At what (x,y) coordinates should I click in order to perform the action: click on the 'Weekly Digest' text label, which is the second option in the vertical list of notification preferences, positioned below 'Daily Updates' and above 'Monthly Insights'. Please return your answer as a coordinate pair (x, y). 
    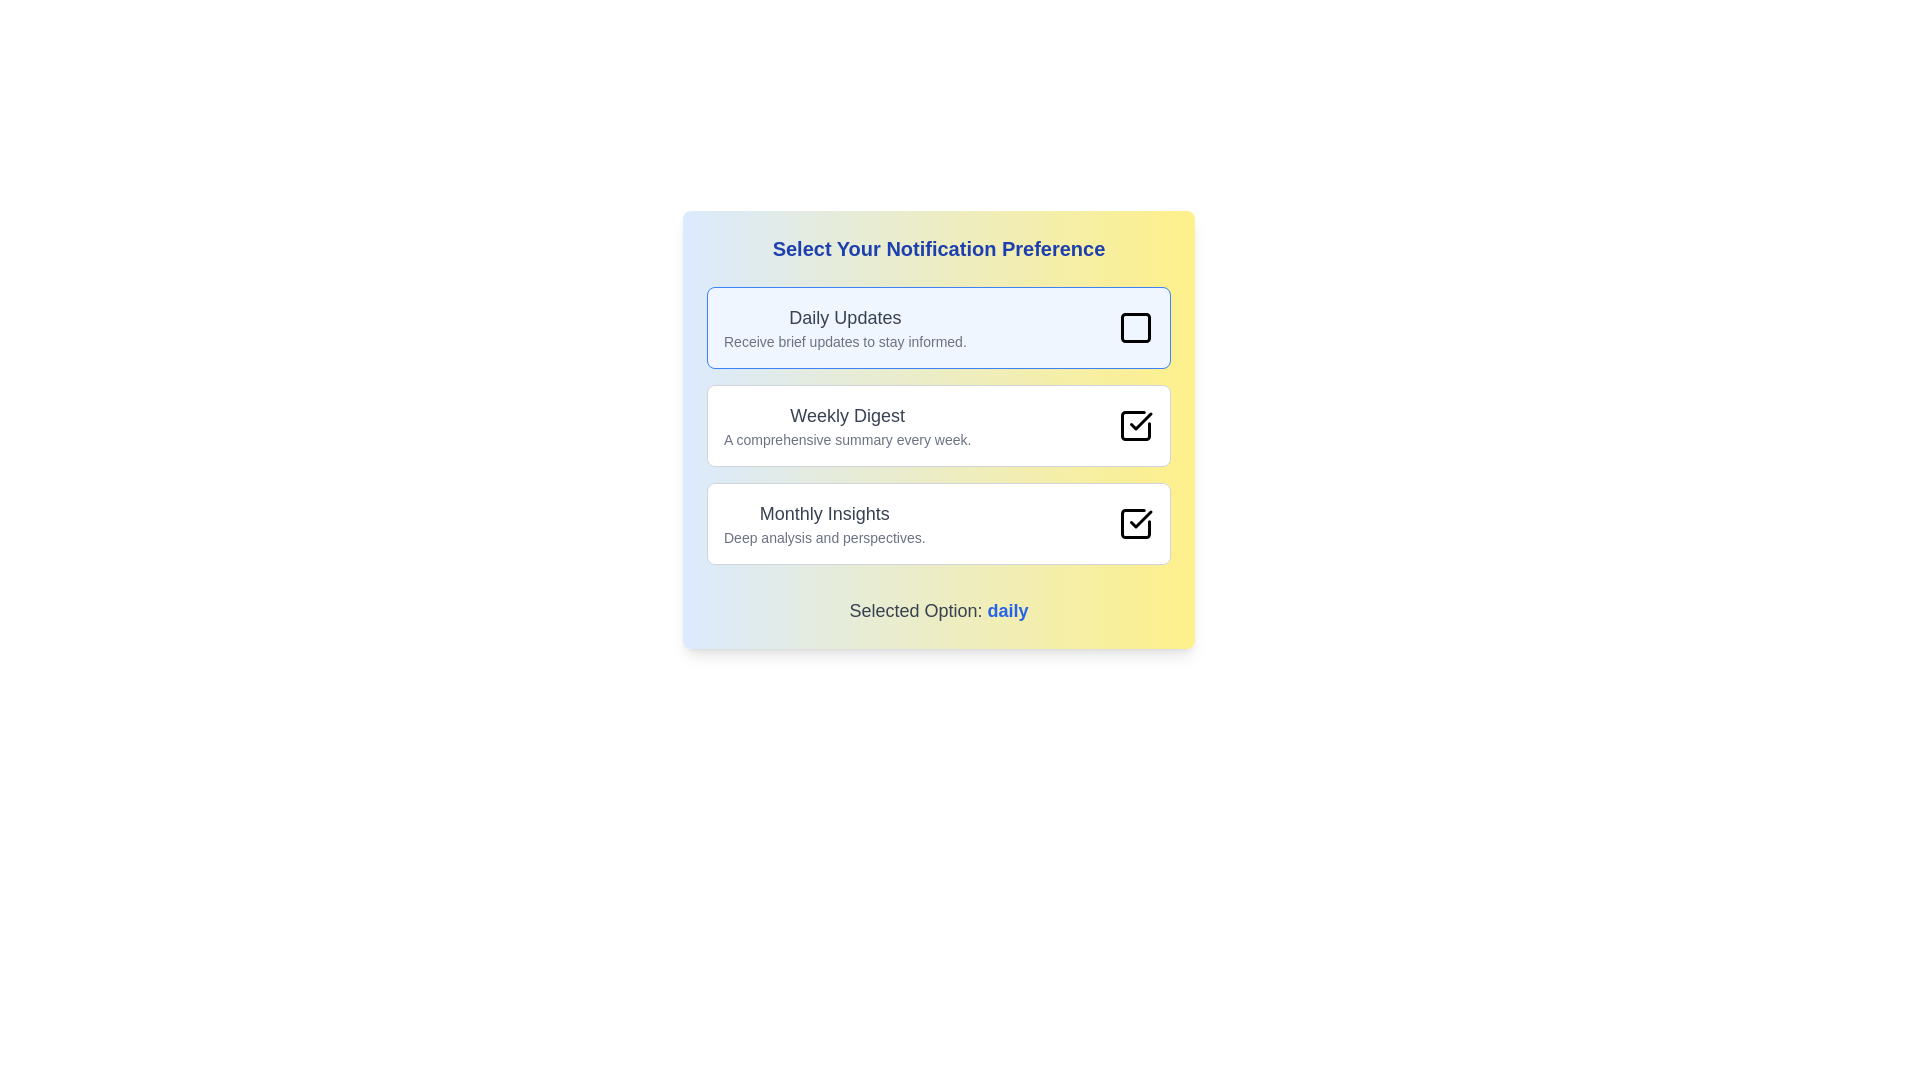
    Looking at the image, I should click on (847, 424).